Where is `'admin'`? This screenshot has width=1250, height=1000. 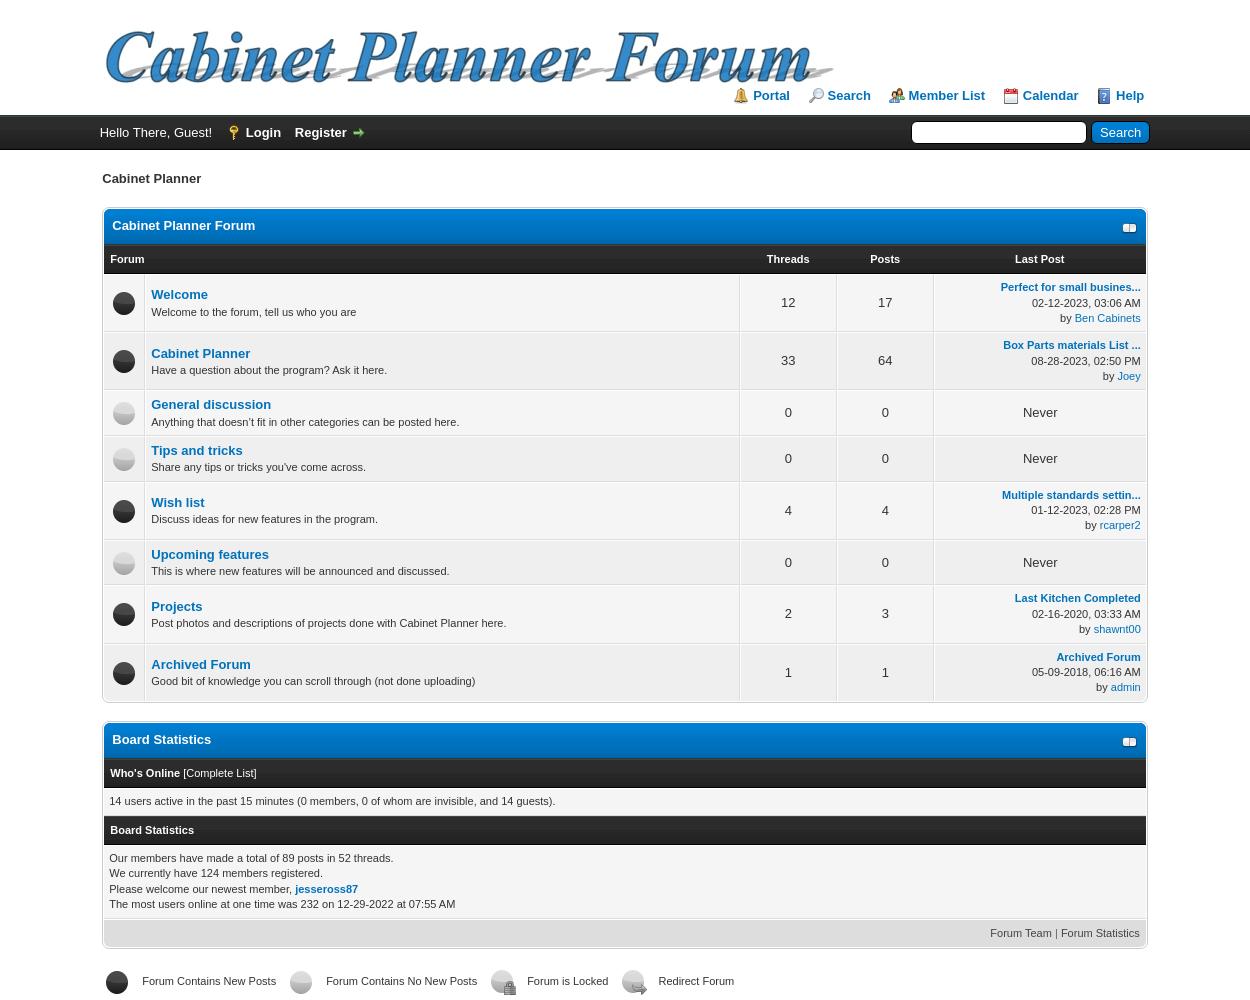 'admin' is located at coordinates (1125, 687).